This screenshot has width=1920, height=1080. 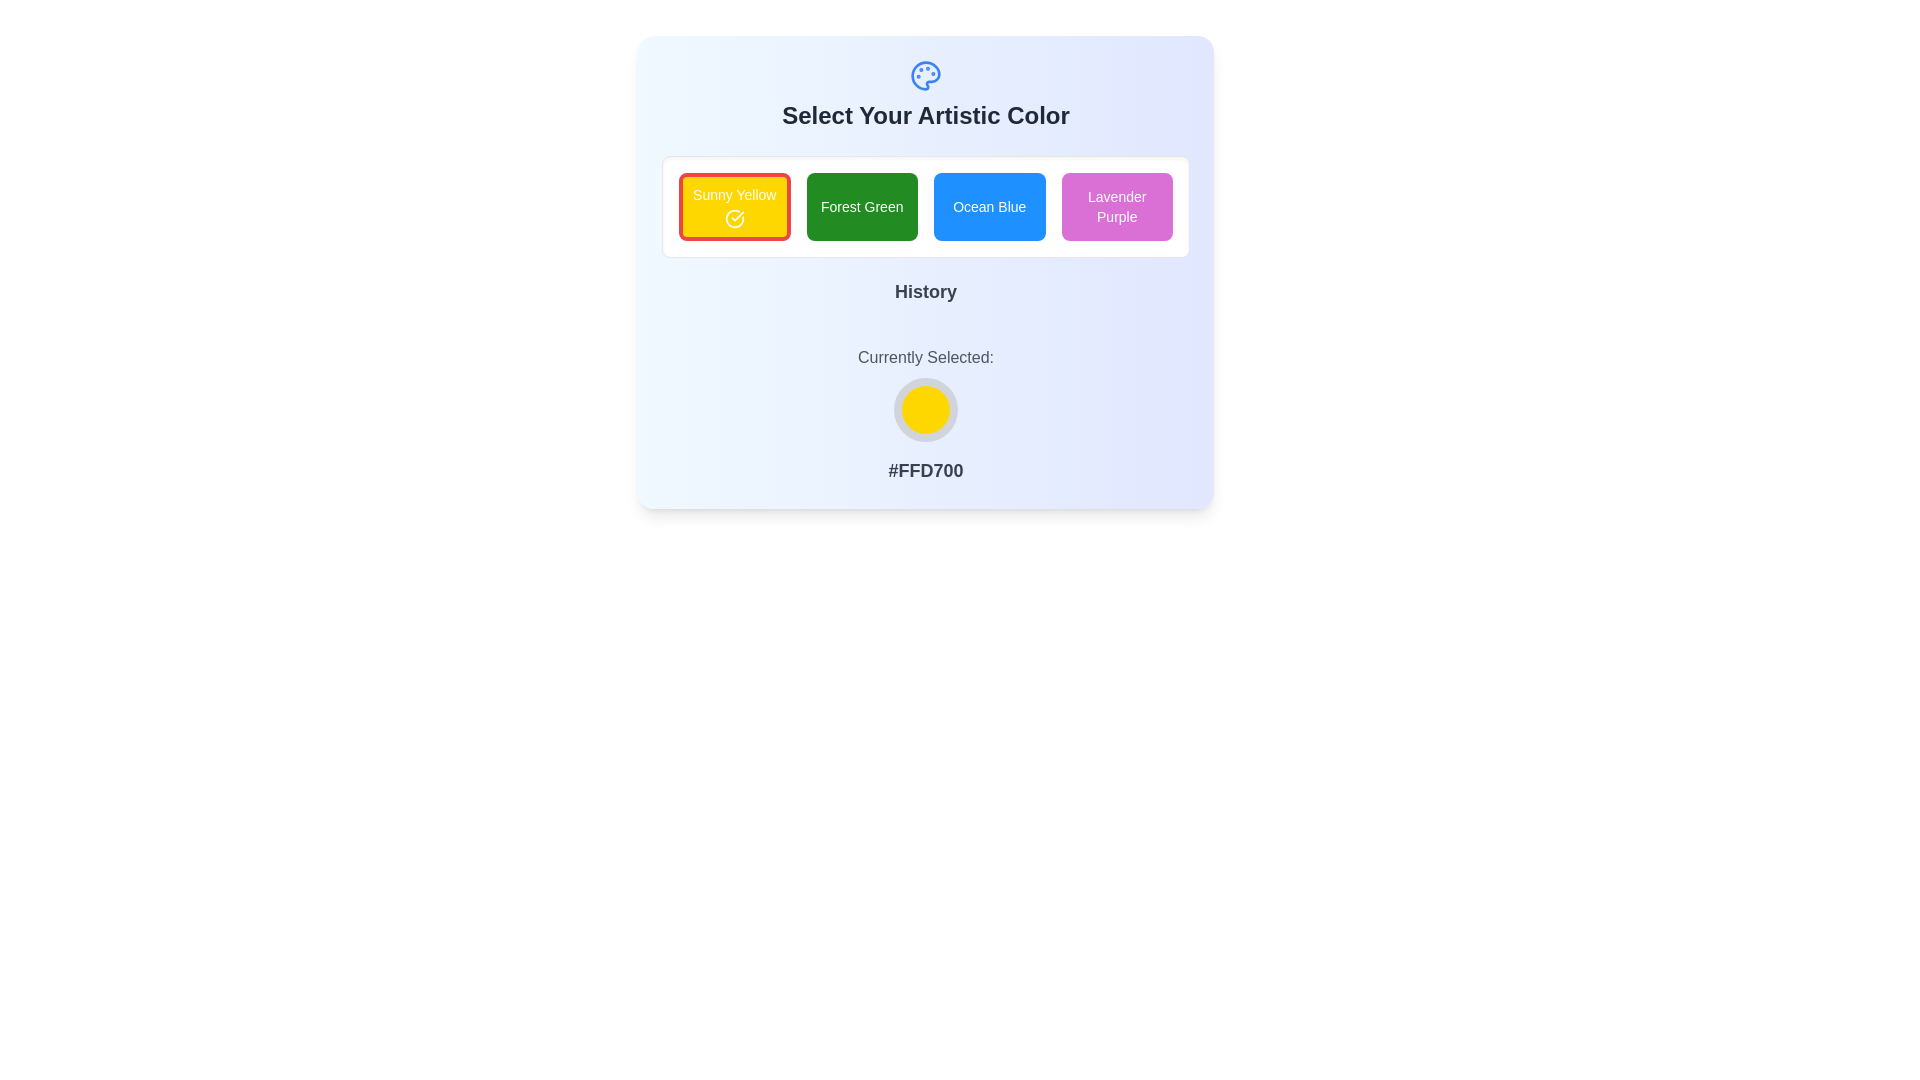 I want to click on the circular decorative UI element with a yellow fill and gray border located in the central bottom section of the UI, between 'Currently Selected:' and '#FFD700', so click(x=925, y=408).